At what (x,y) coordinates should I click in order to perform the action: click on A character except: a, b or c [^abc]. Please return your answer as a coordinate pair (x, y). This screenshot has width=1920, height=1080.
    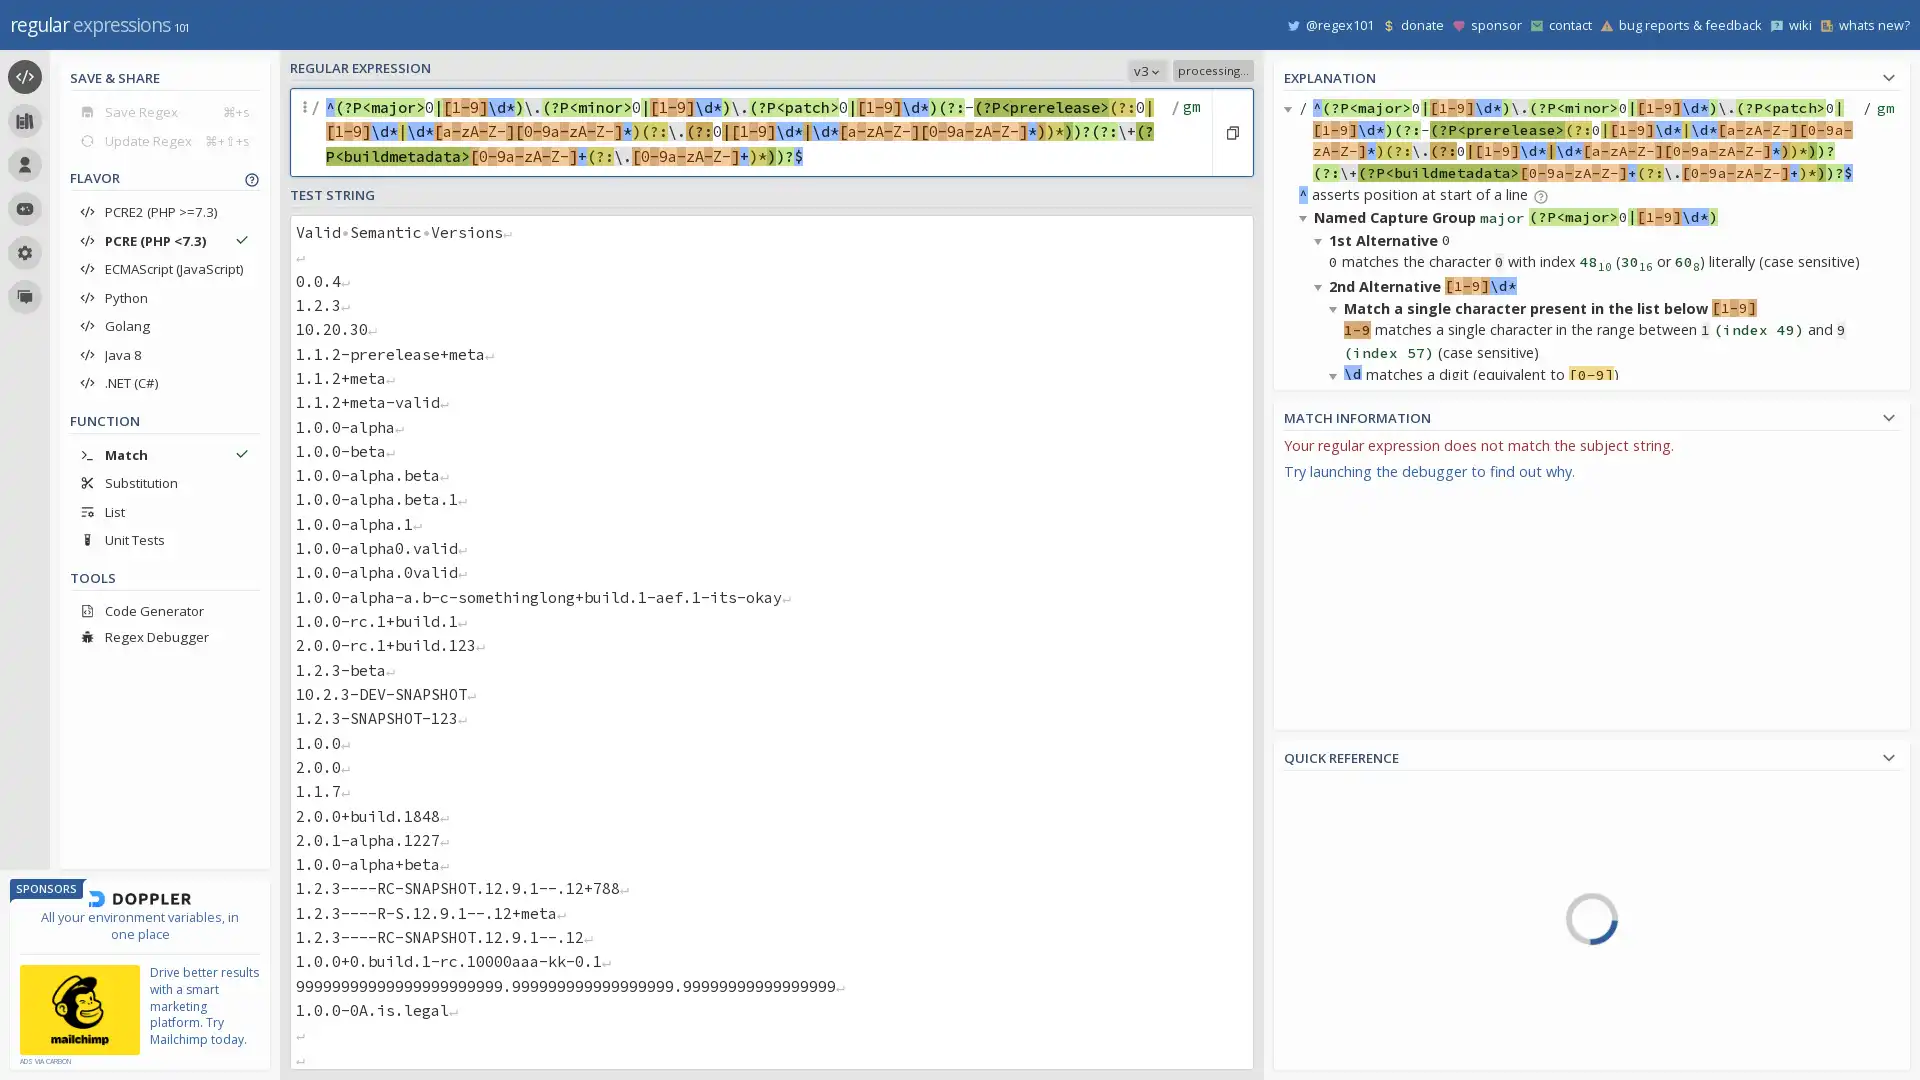
    Looking at the image, I should click on (1691, 820).